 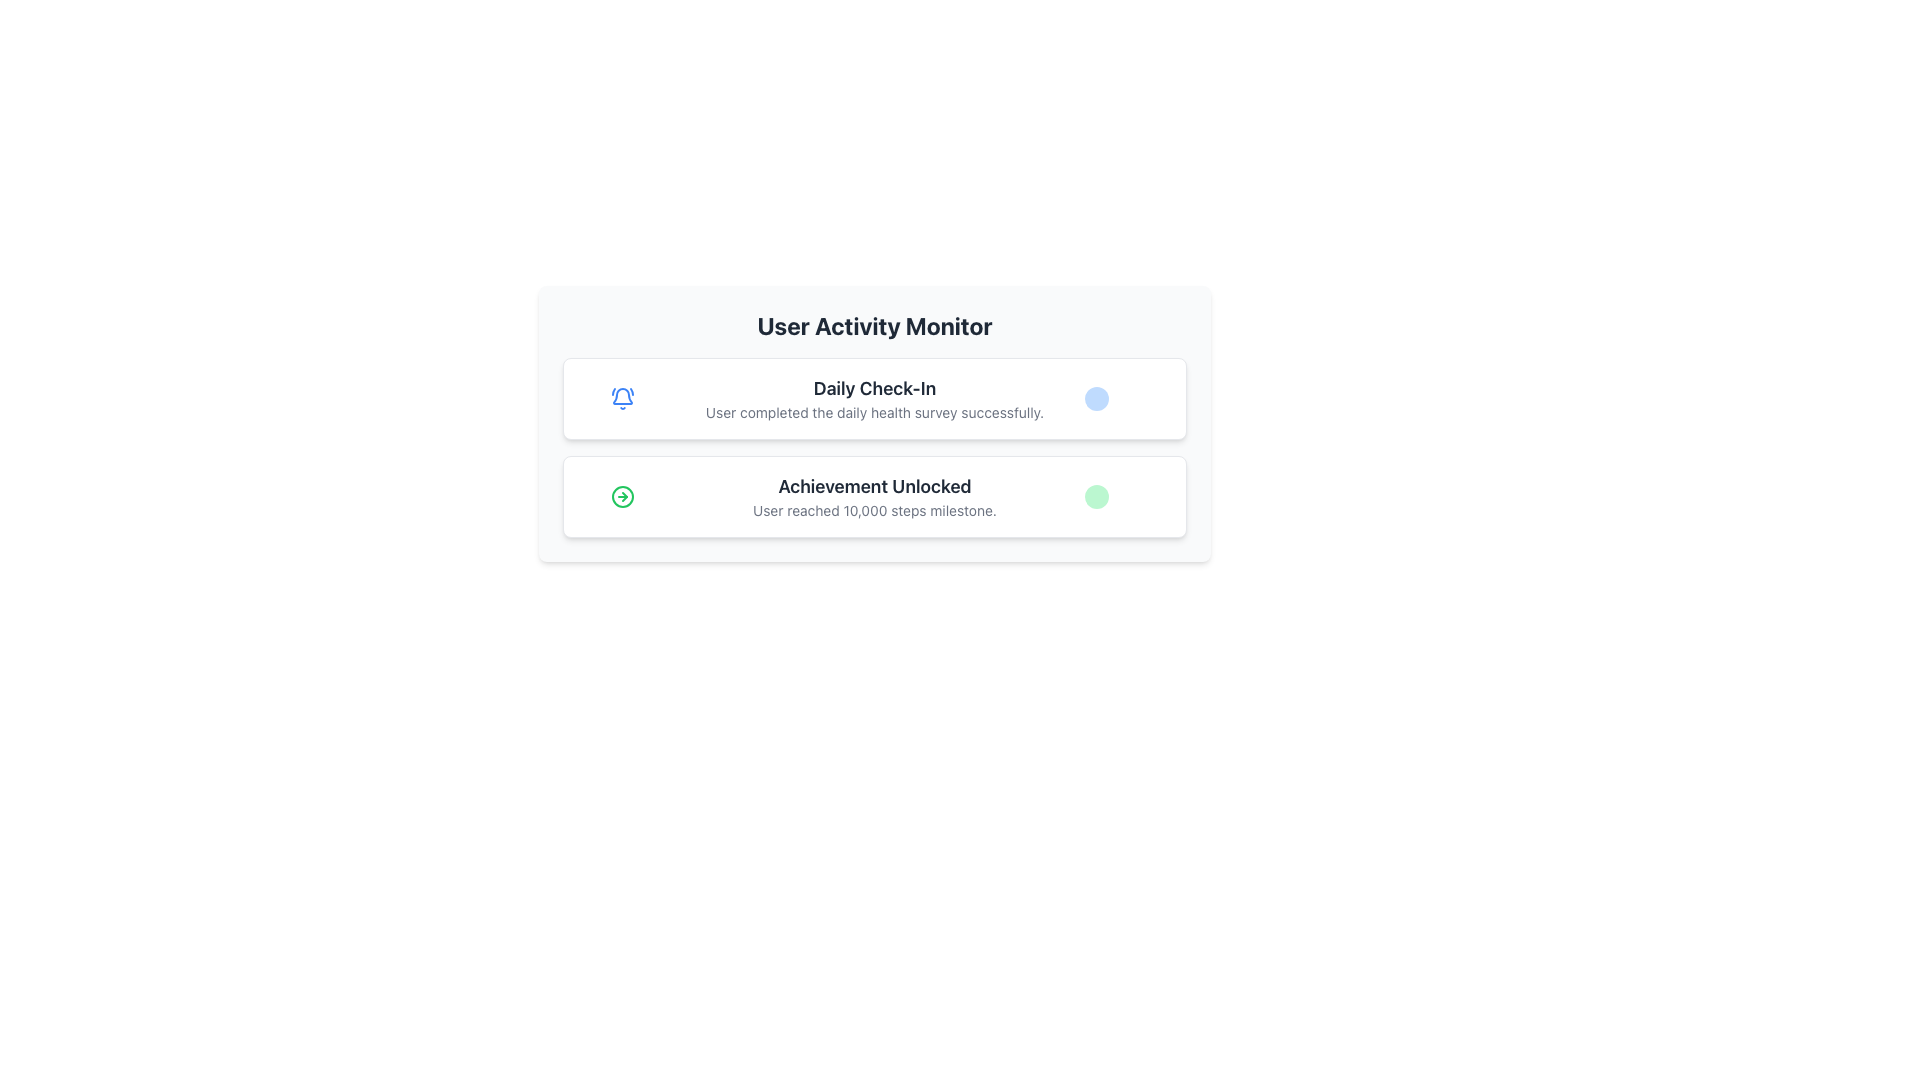 What do you see at coordinates (1127, 398) in the screenshot?
I see `the status indicator badge located on the rightmost side of the 'Daily Check-In' card` at bounding box center [1127, 398].